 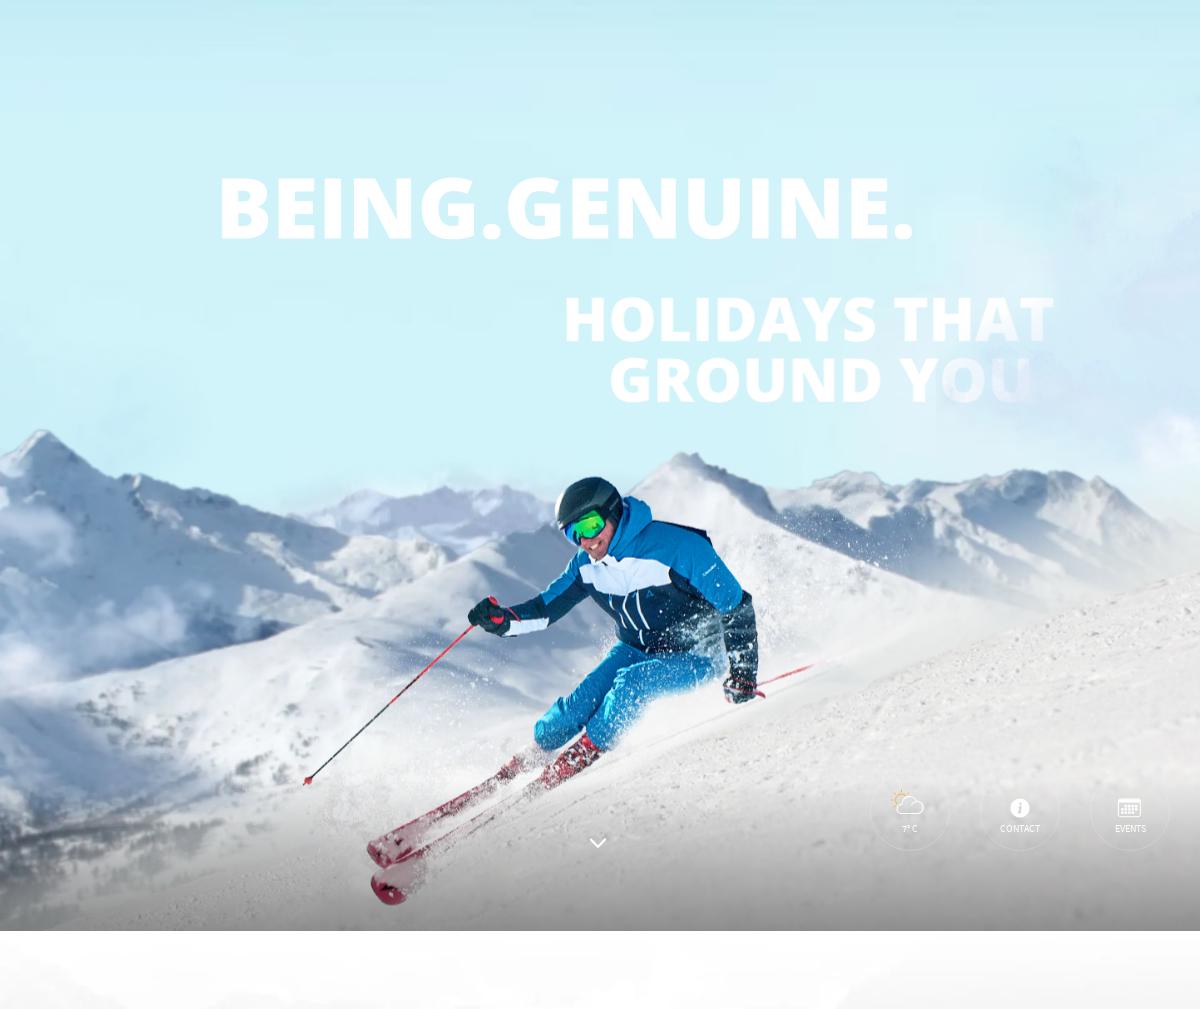 What do you see at coordinates (330, 691) in the screenshot?
I see `'Our website uses cookies. These have two functions: On the one hand, they are necessary for the basic functionality of our website. On the other hand, we use cookies to optimize our website, analyze traffic, personalize content and ads, offer social media features and show personalized advertising. With your consent (click on "Accept all cookies"), you also expressly agree pursuant to Art. 49 (1) lit. a DSGVO that providers in the USA may also process your data. In this case, it is possible that the transmitted data will be processed by US authorities for control and monitoring purposes without you having any legal remedies against this. Further details on the US services used on our website can be found in our privacy policy or in this cookie banner. You can revoke your consent to the use of cookies at any time. Further information about cookies on this website can be found in our'` at bounding box center [330, 691].